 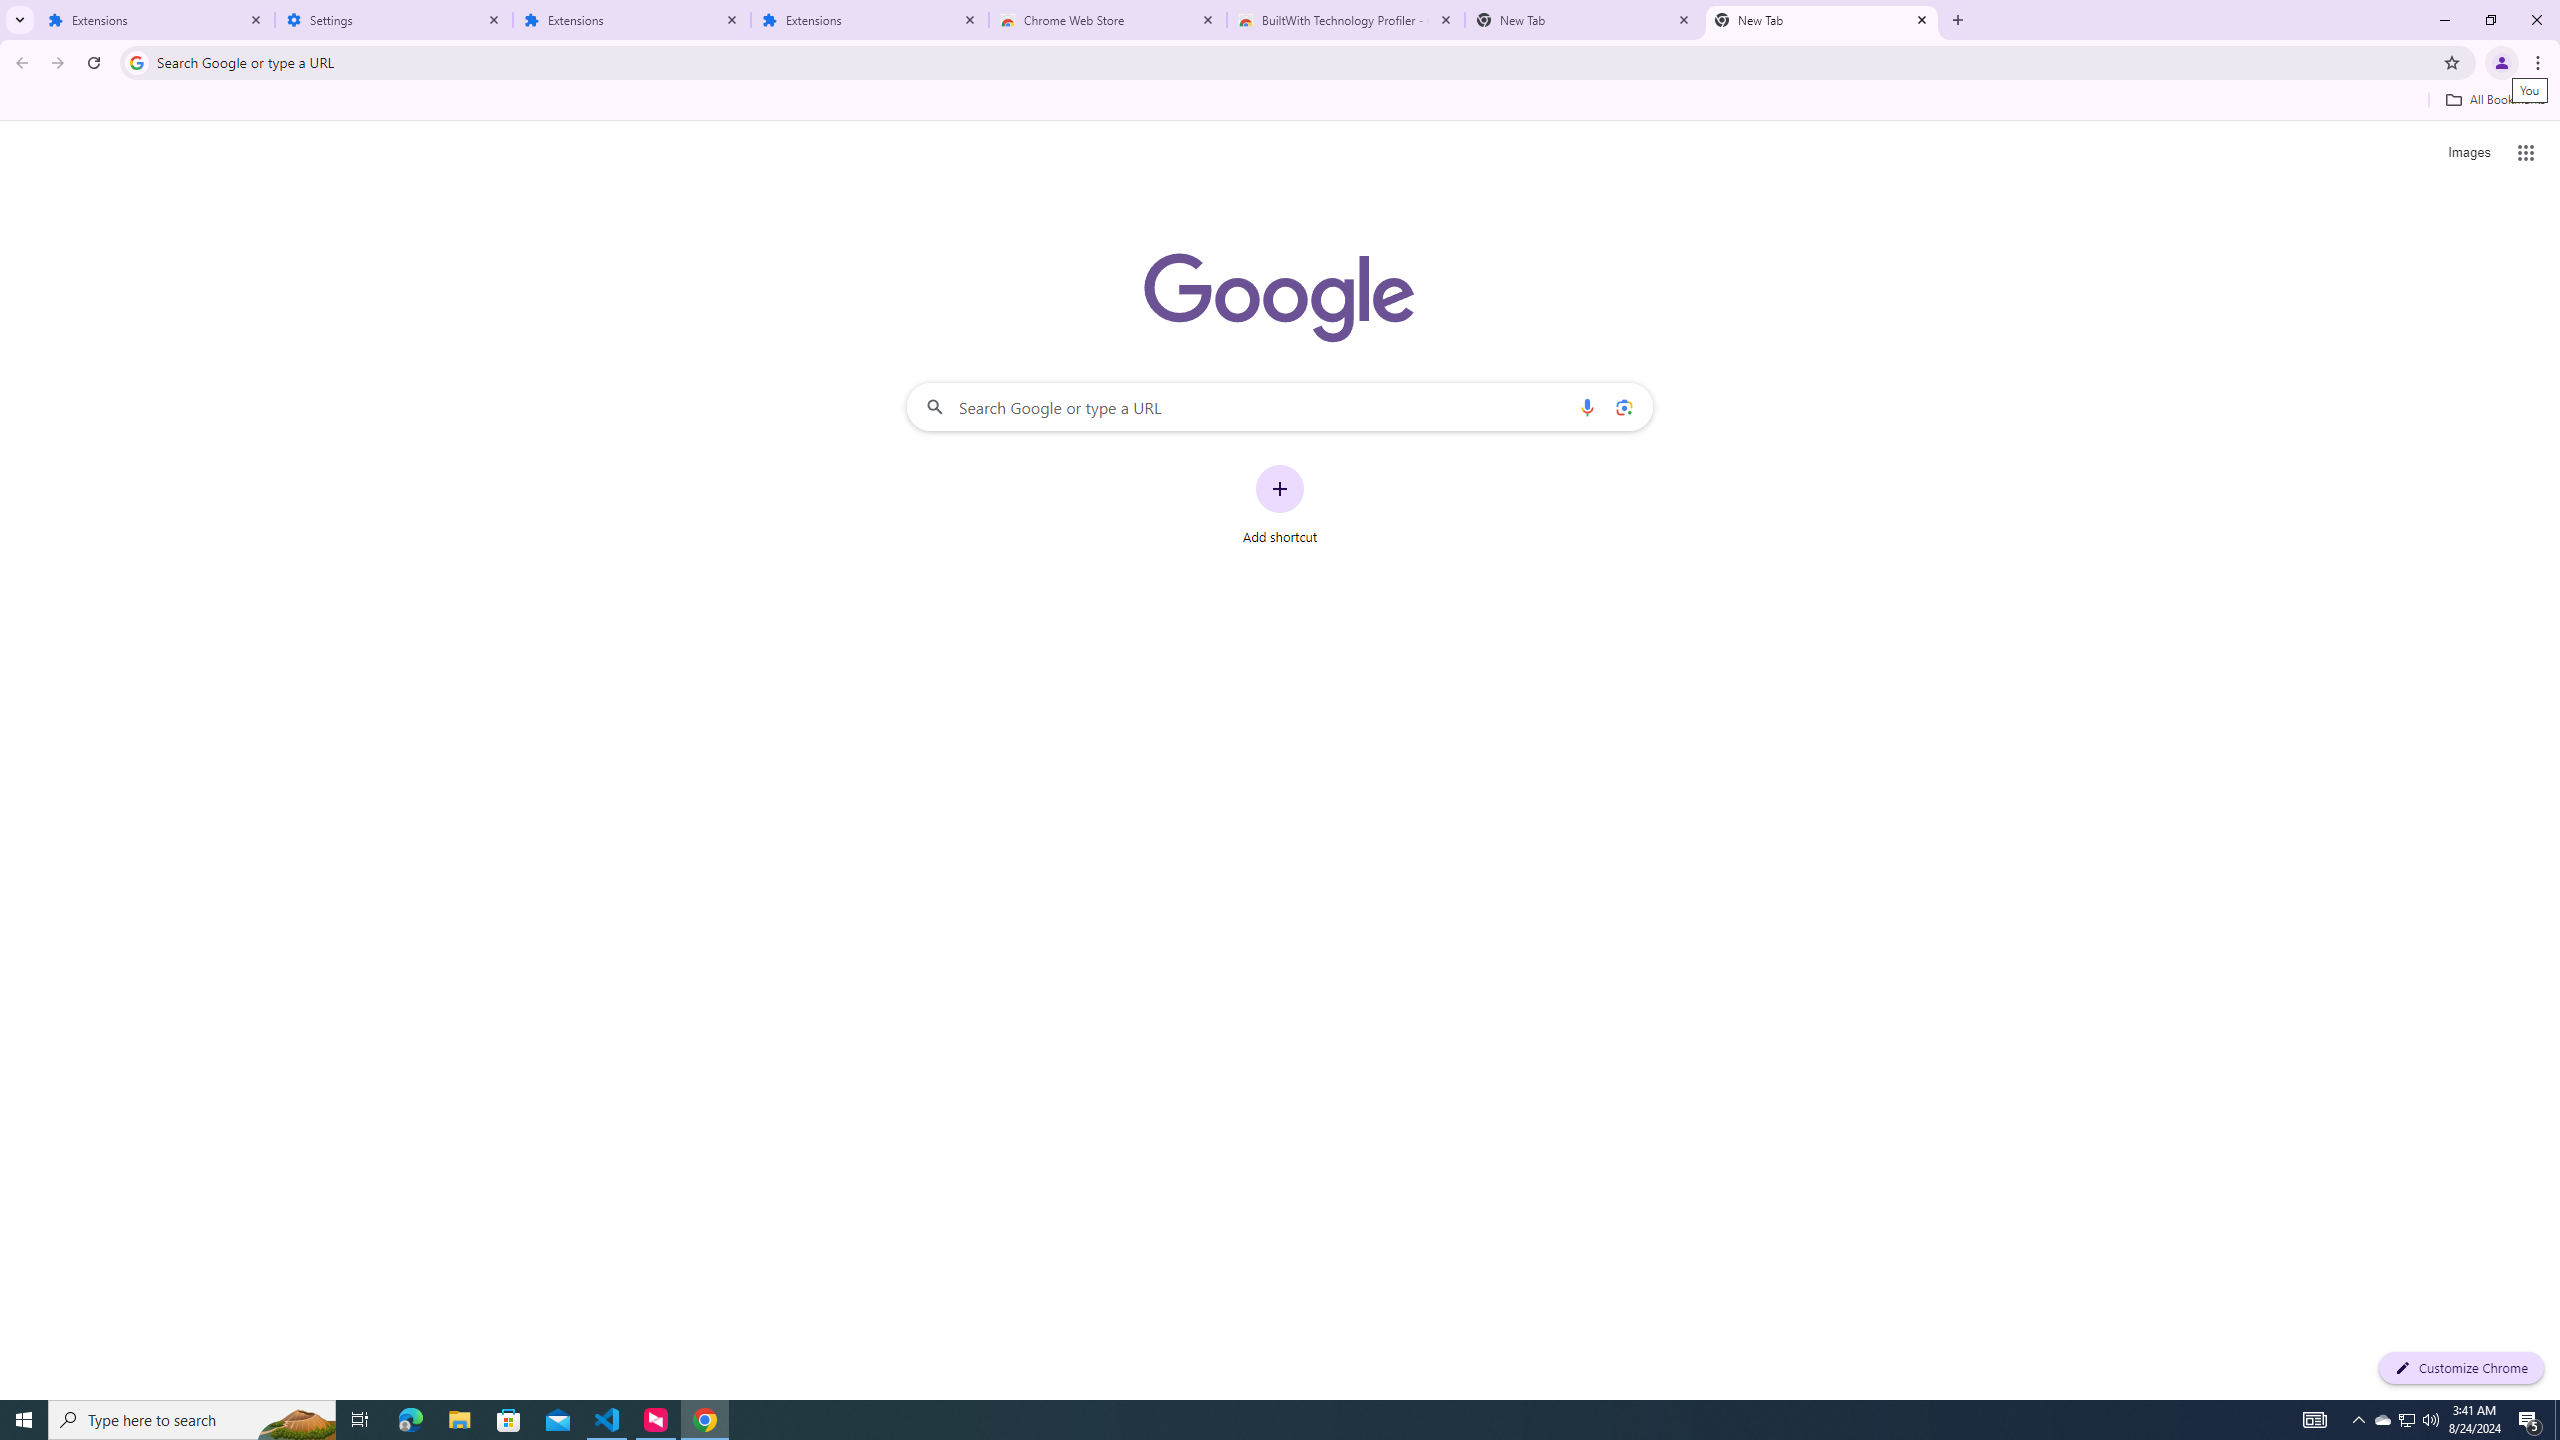 What do you see at coordinates (1822, 19) in the screenshot?
I see `'New Tab'` at bounding box center [1822, 19].